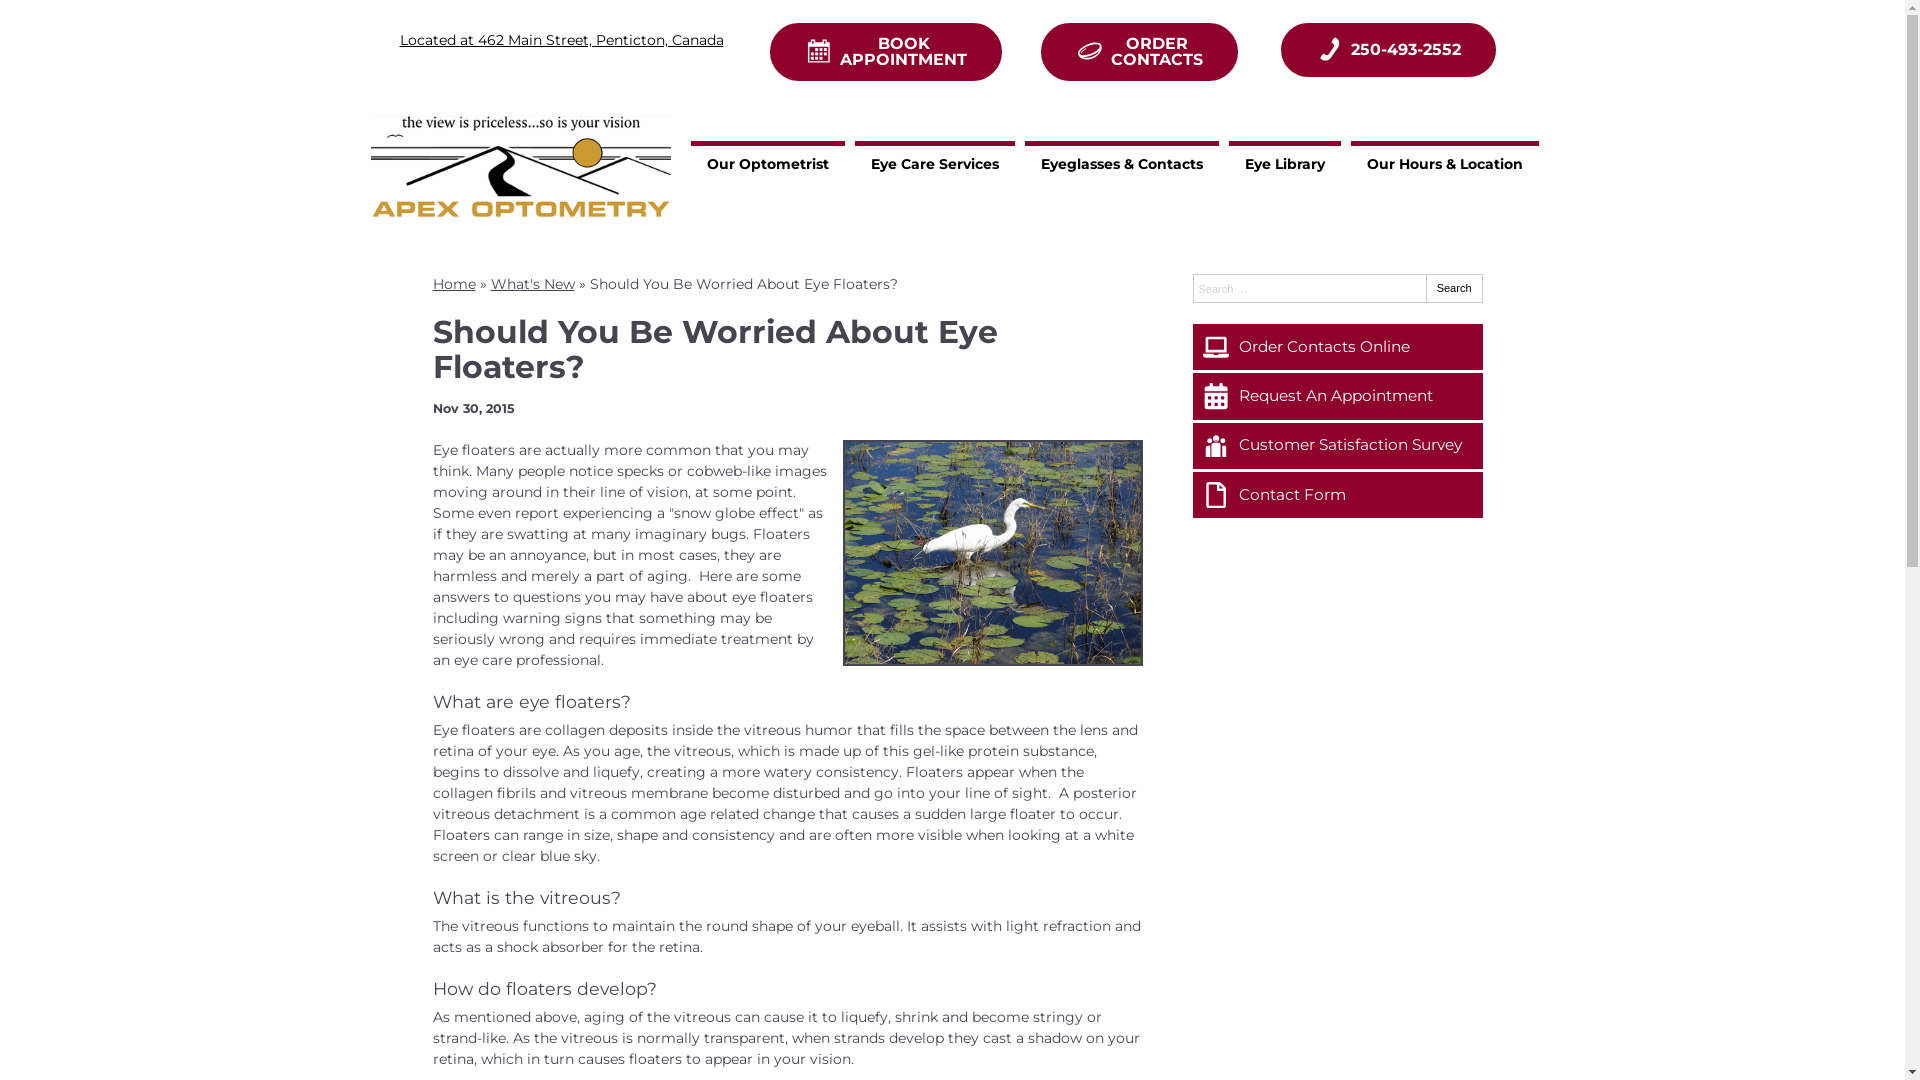  I want to click on 'Home', so click(452, 284).